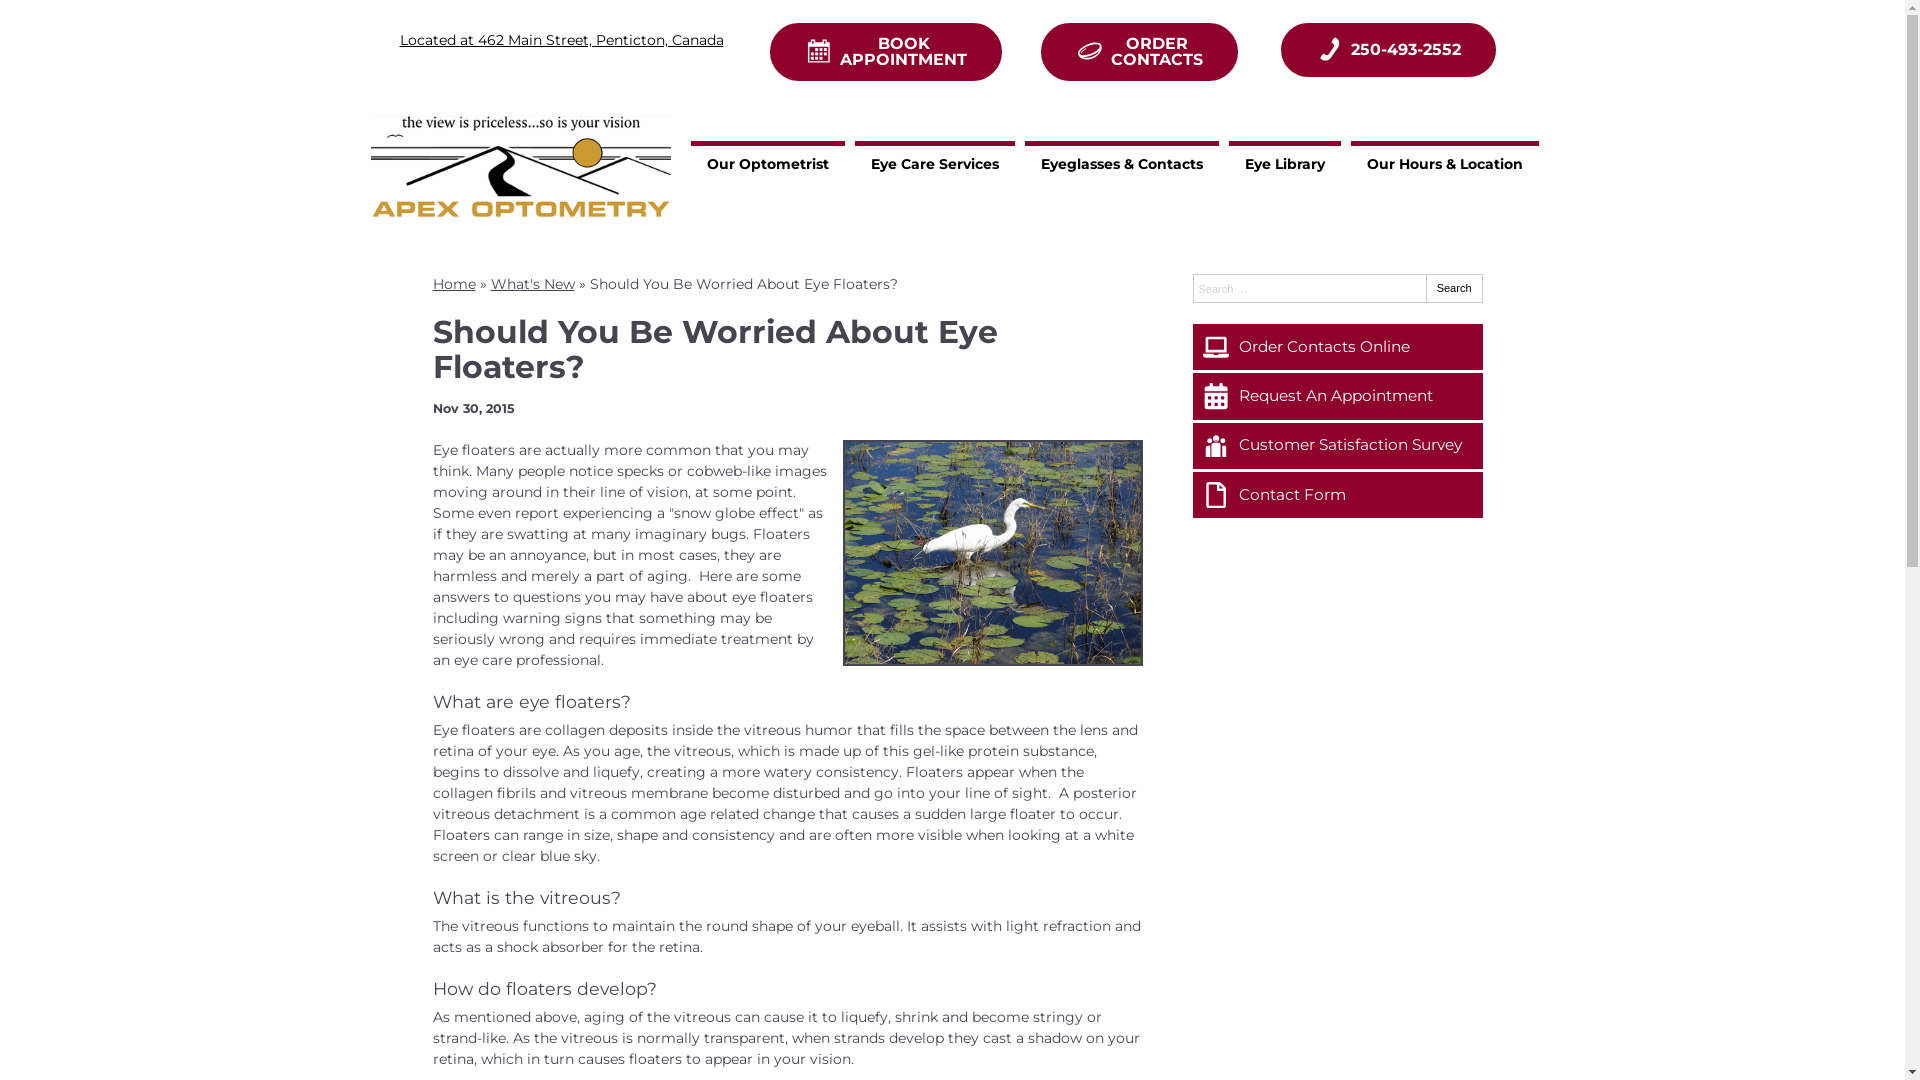  I want to click on 'Home', so click(452, 284).